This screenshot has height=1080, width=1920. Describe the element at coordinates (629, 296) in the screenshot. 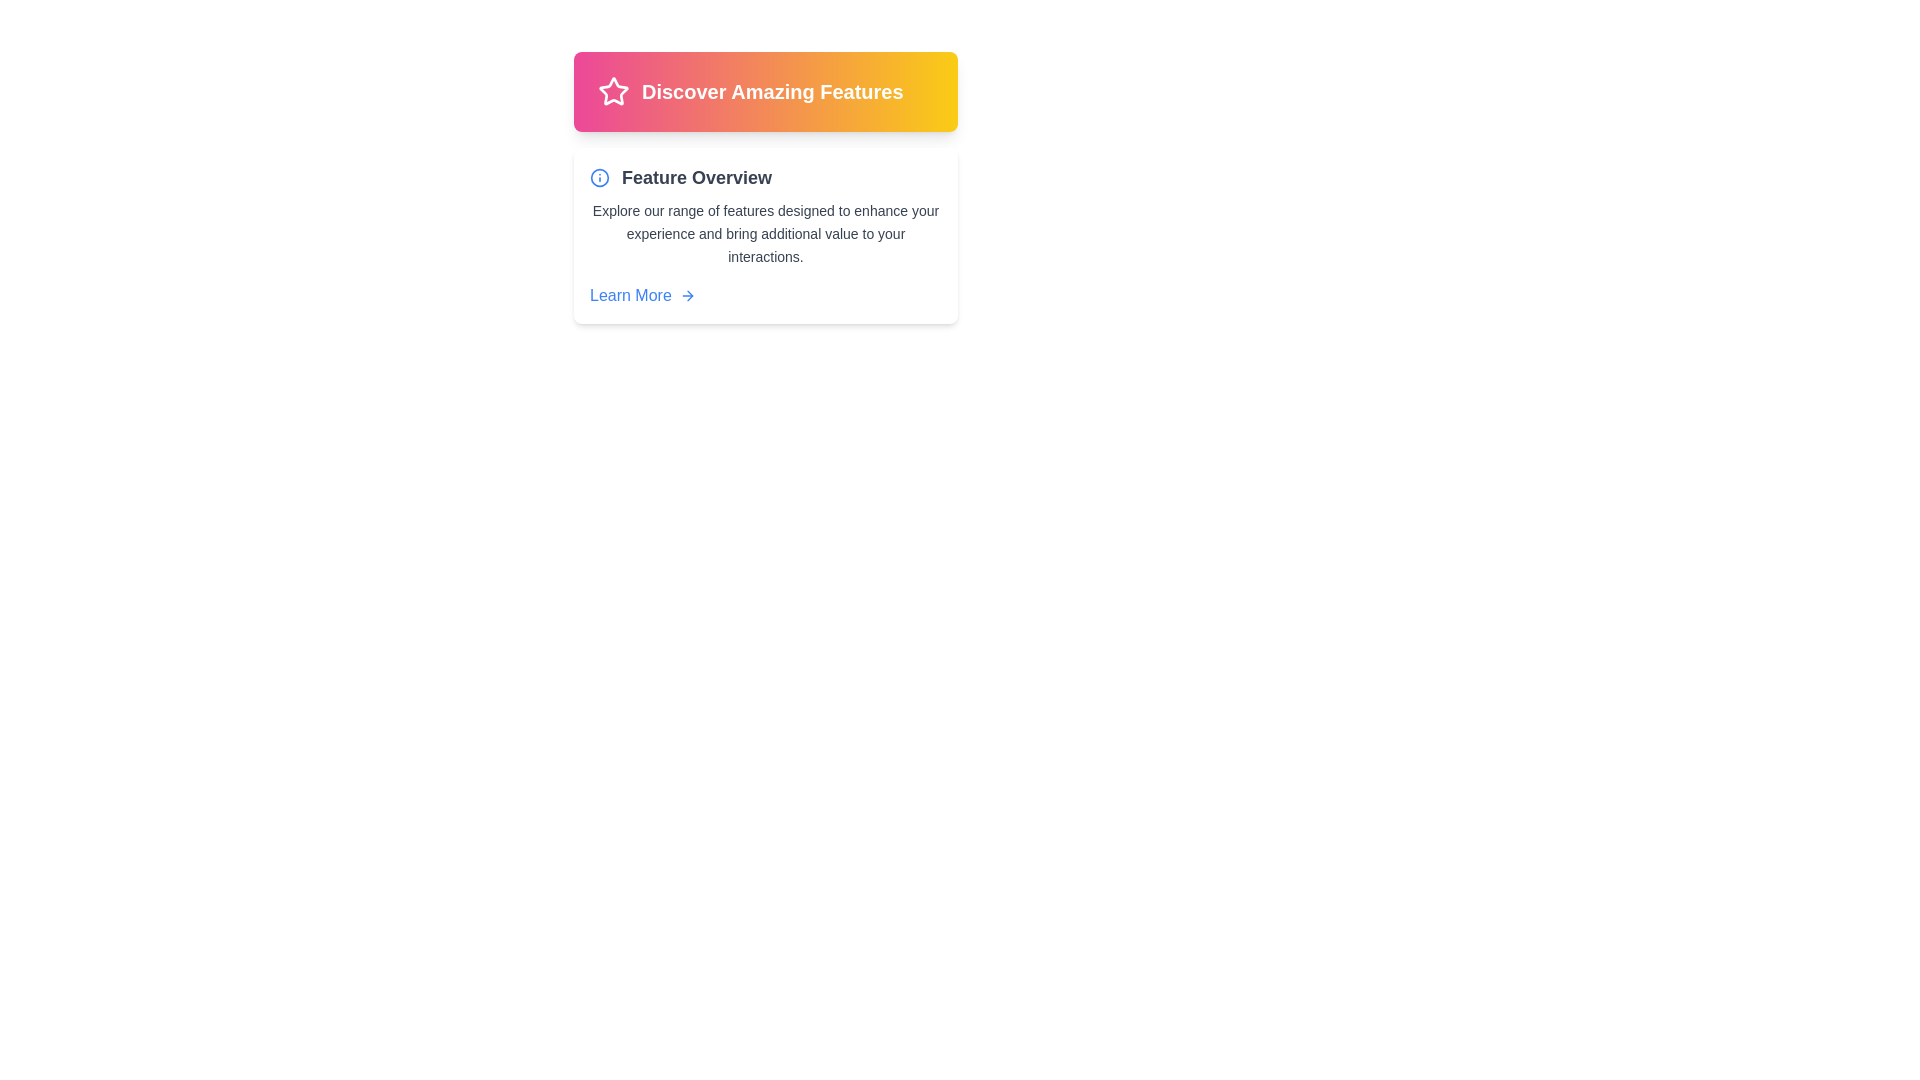

I see `the hyperlink text element located below the 'Feature Overview' heading` at that location.